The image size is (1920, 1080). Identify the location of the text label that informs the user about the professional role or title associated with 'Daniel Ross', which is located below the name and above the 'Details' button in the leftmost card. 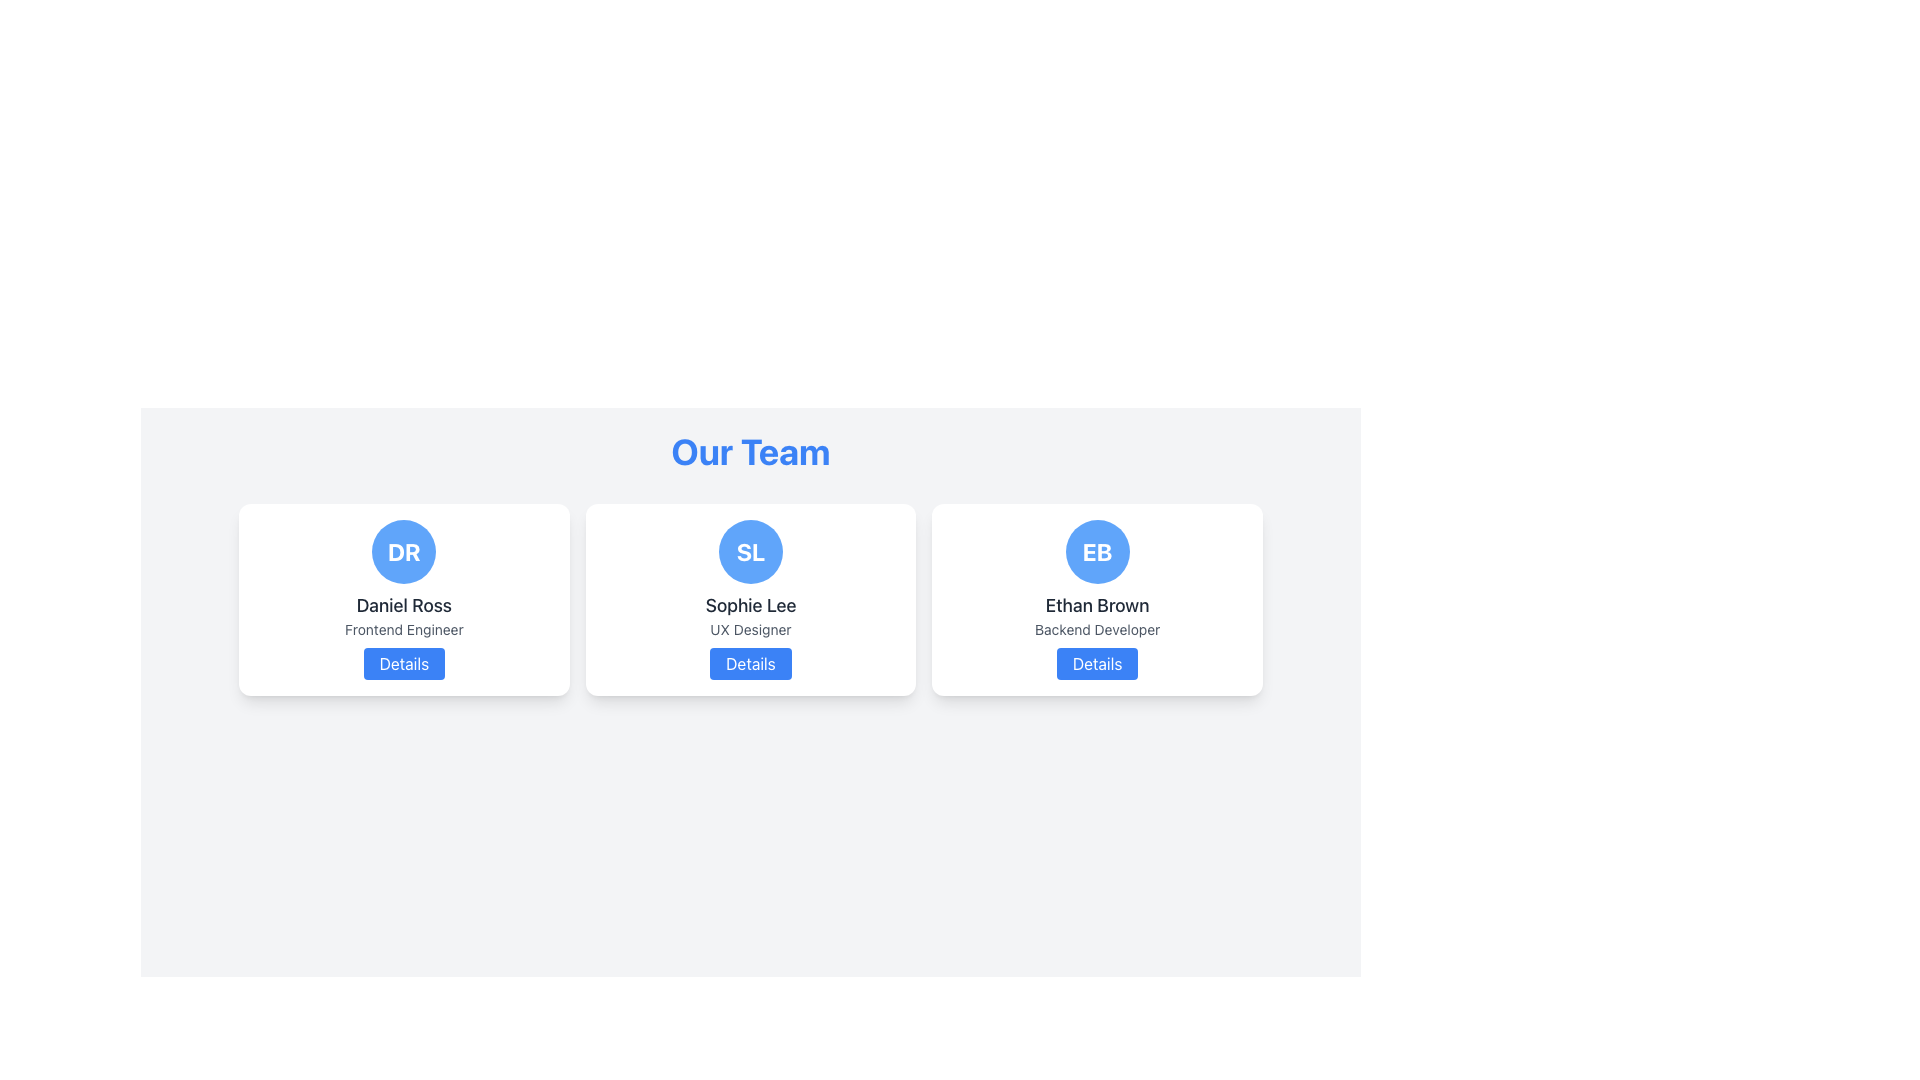
(403, 628).